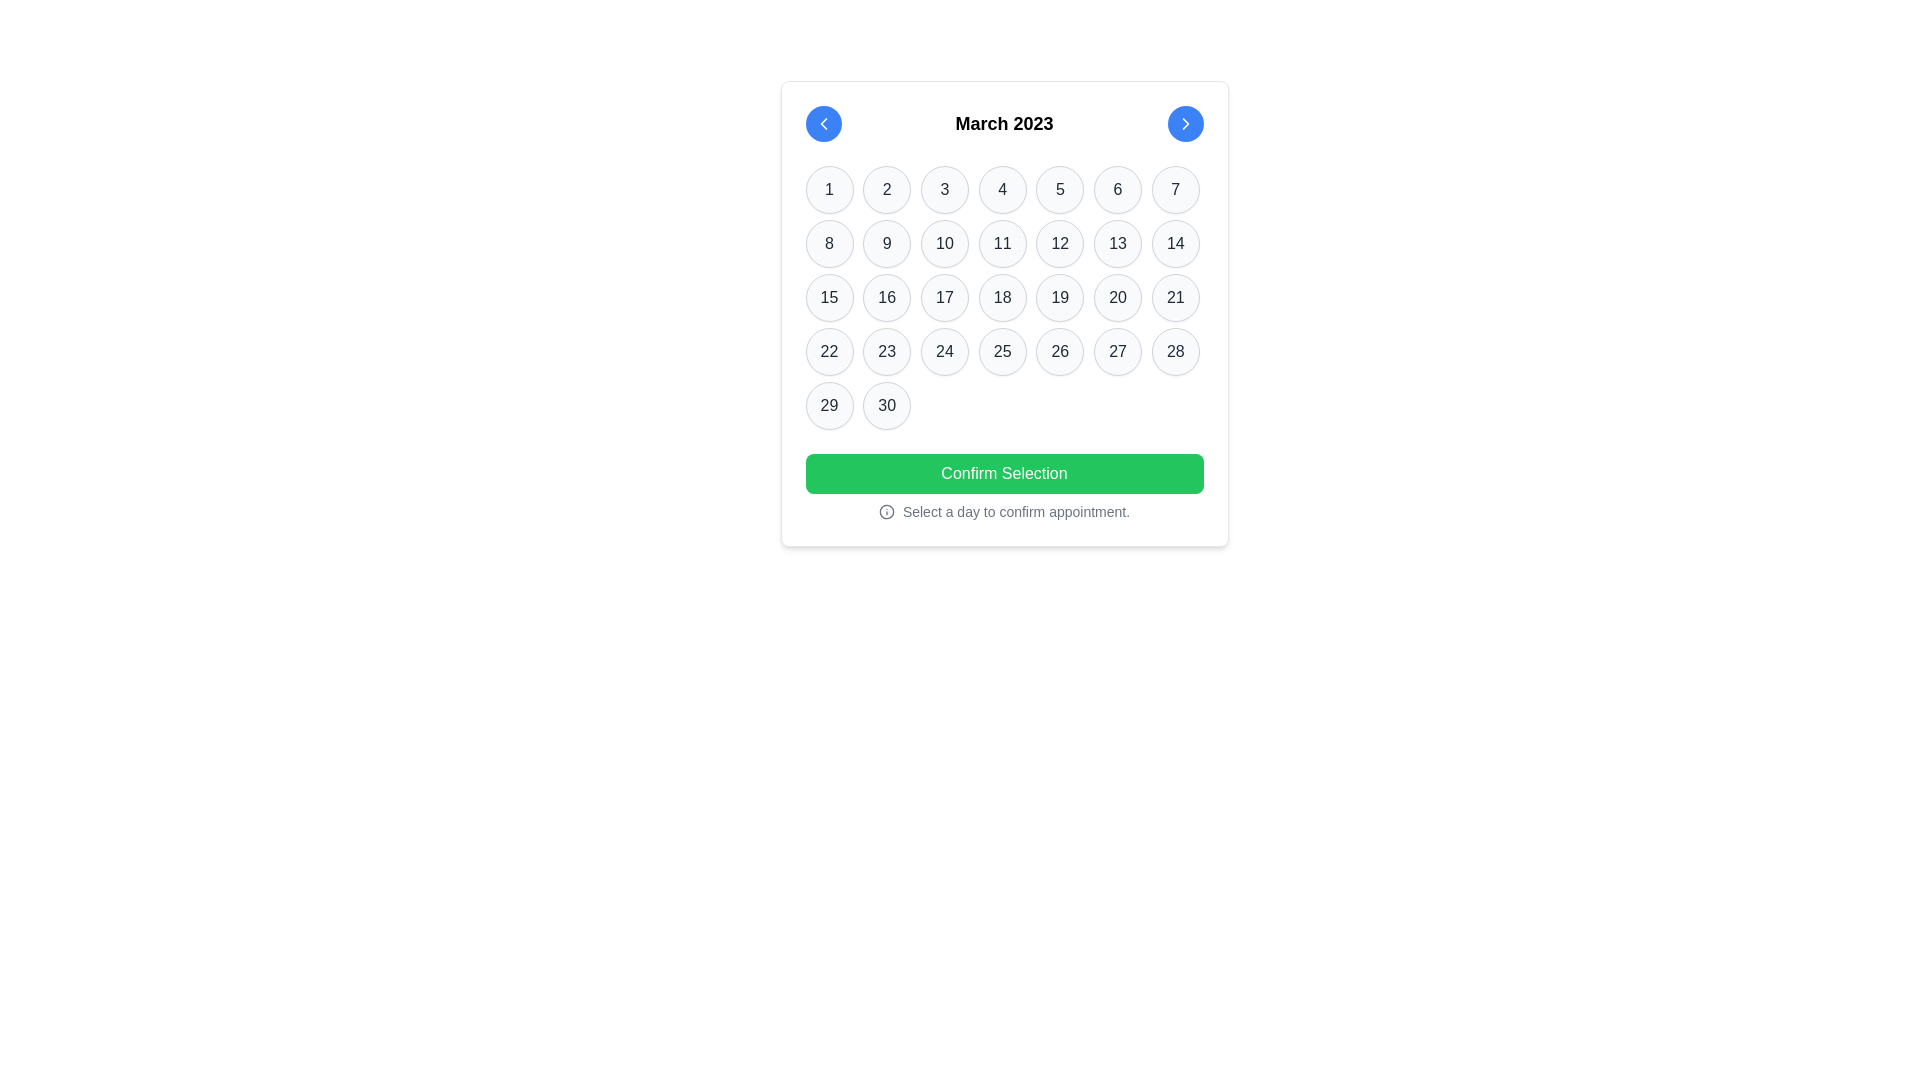 The width and height of the screenshot is (1920, 1080). Describe the element at coordinates (1002, 350) in the screenshot. I see `the circular button with the number '25' in a calendar date selector for keyboard navigation` at that location.